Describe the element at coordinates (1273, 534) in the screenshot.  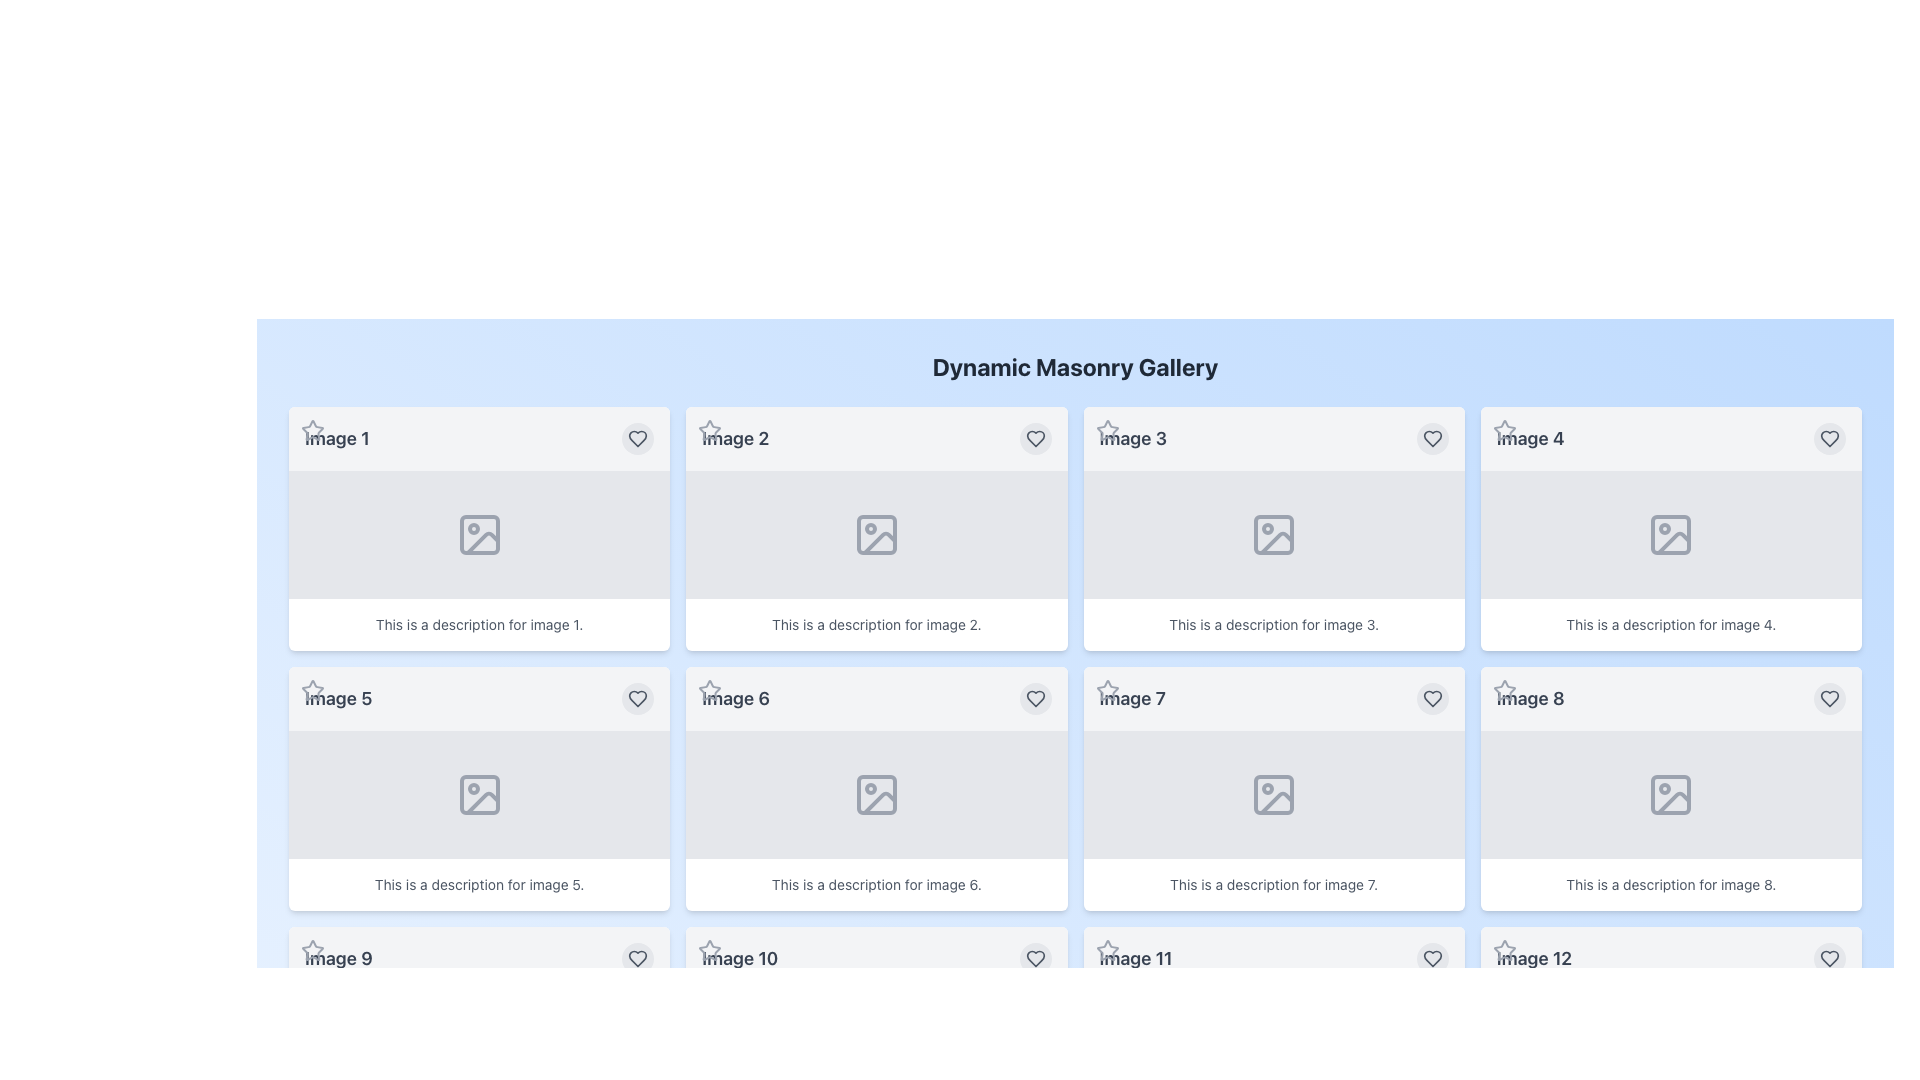
I see `the image placeholder icon located within the card labeled 'Image 3' in the dynamic masonry gallery layout` at that location.